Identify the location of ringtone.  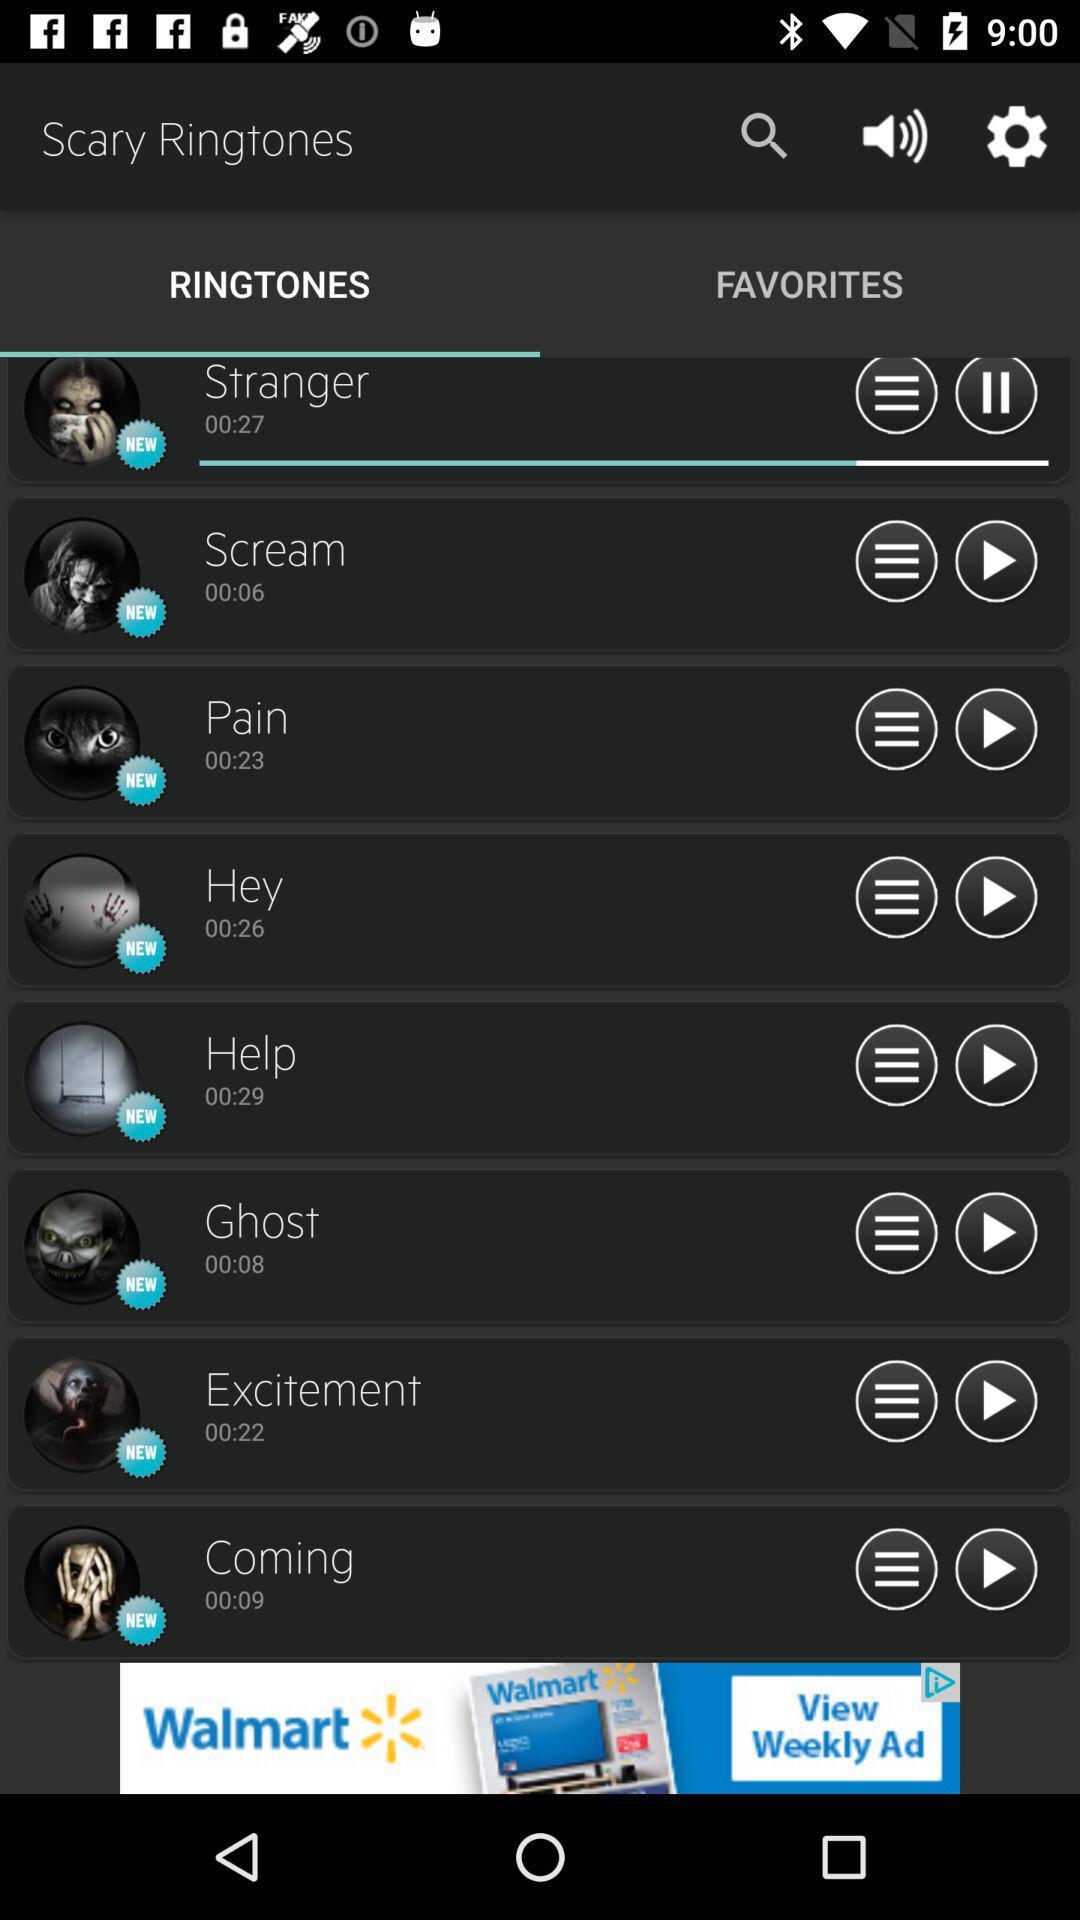
(995, 729).